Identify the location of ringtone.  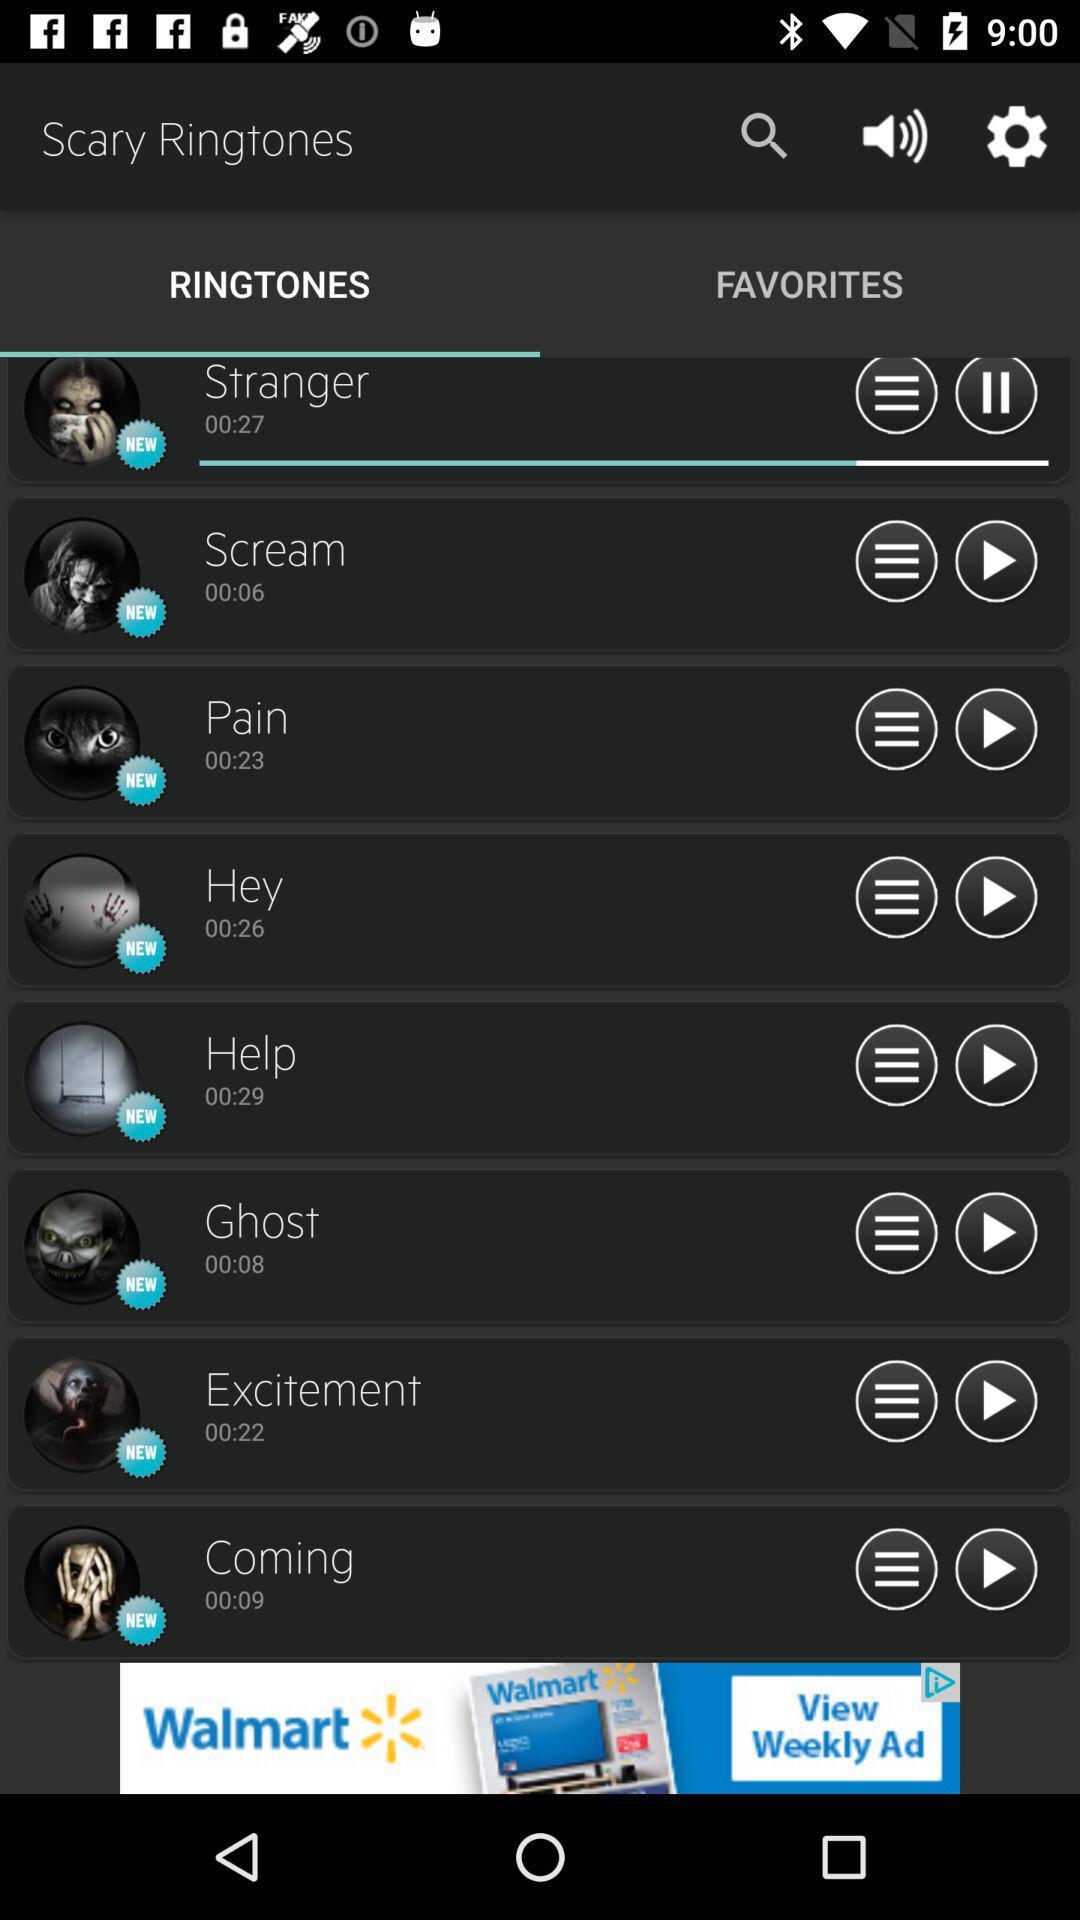
(995, 729).